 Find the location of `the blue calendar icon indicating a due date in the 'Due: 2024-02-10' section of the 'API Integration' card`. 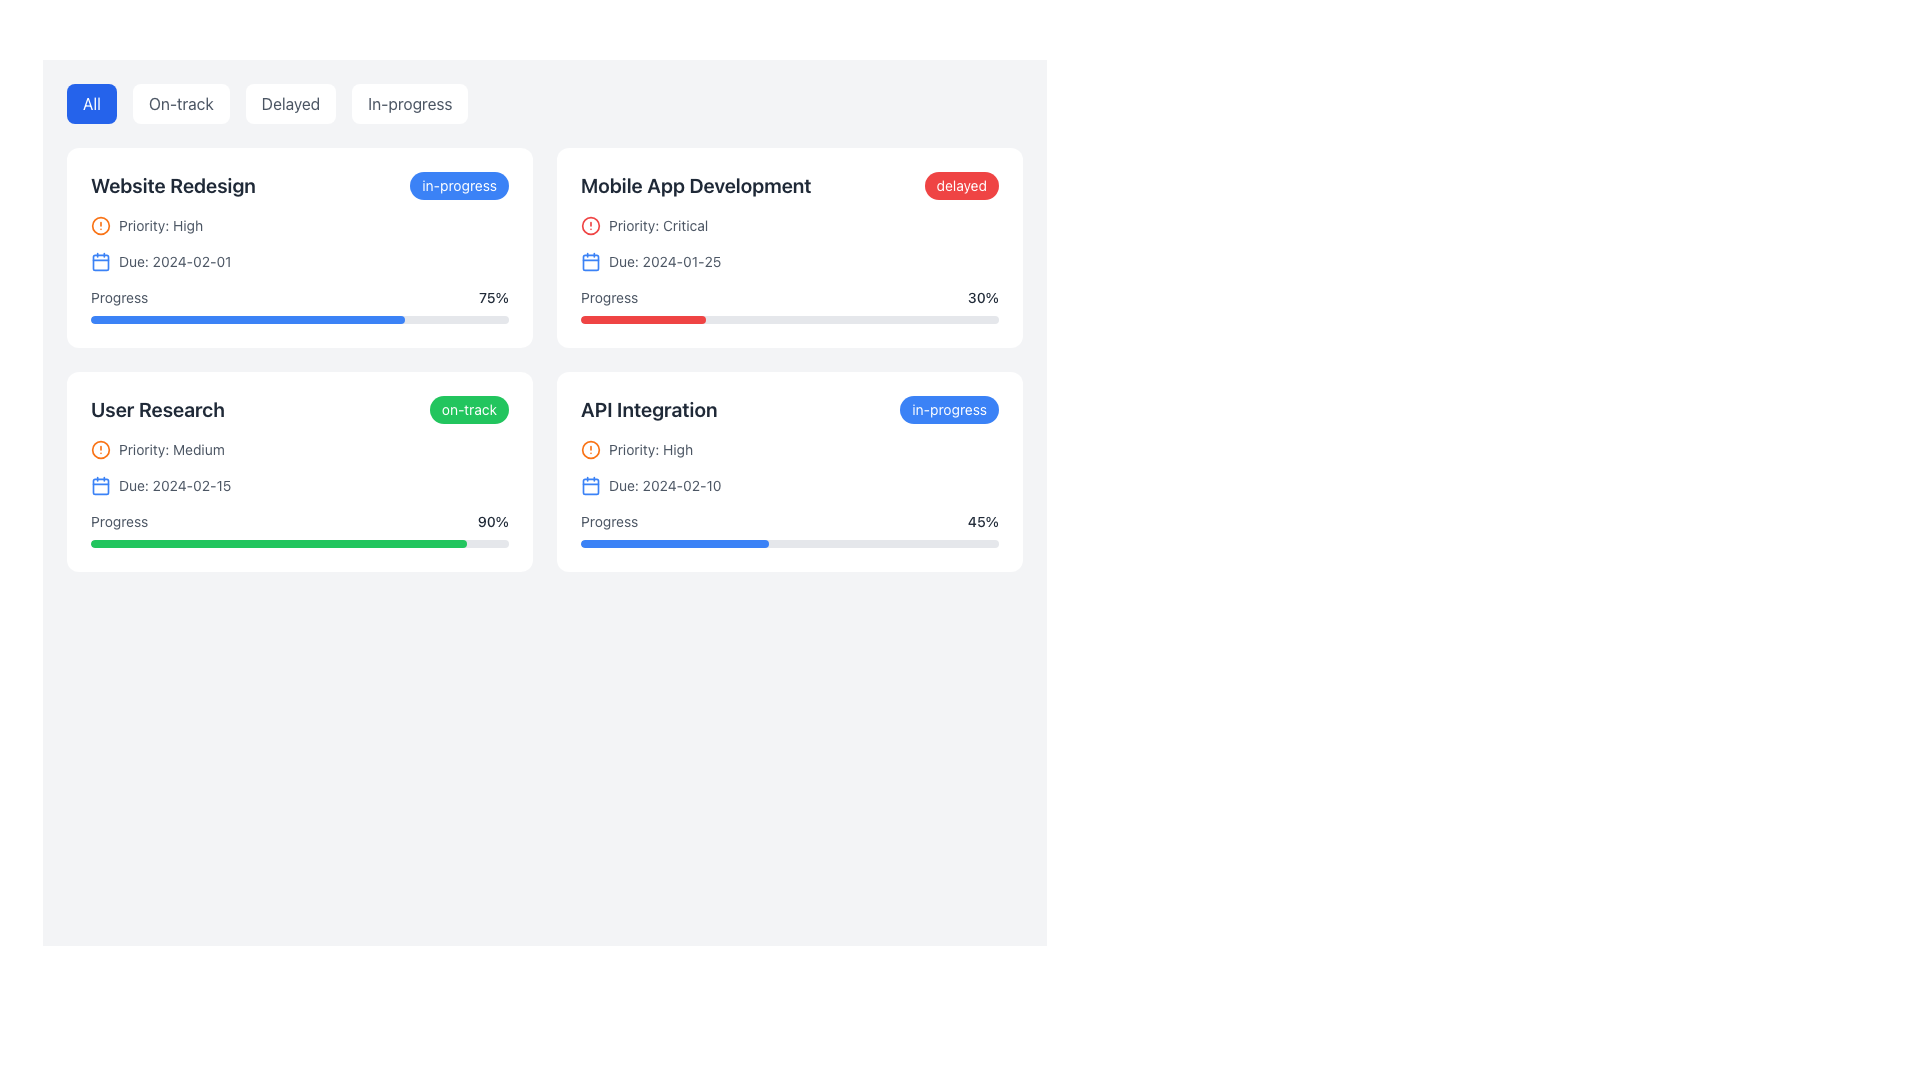

the blue calendar icon indicating a due date in the 'Due: 2024-02-10' section of the 'API Integration' card is located at coordinates (589, 486).